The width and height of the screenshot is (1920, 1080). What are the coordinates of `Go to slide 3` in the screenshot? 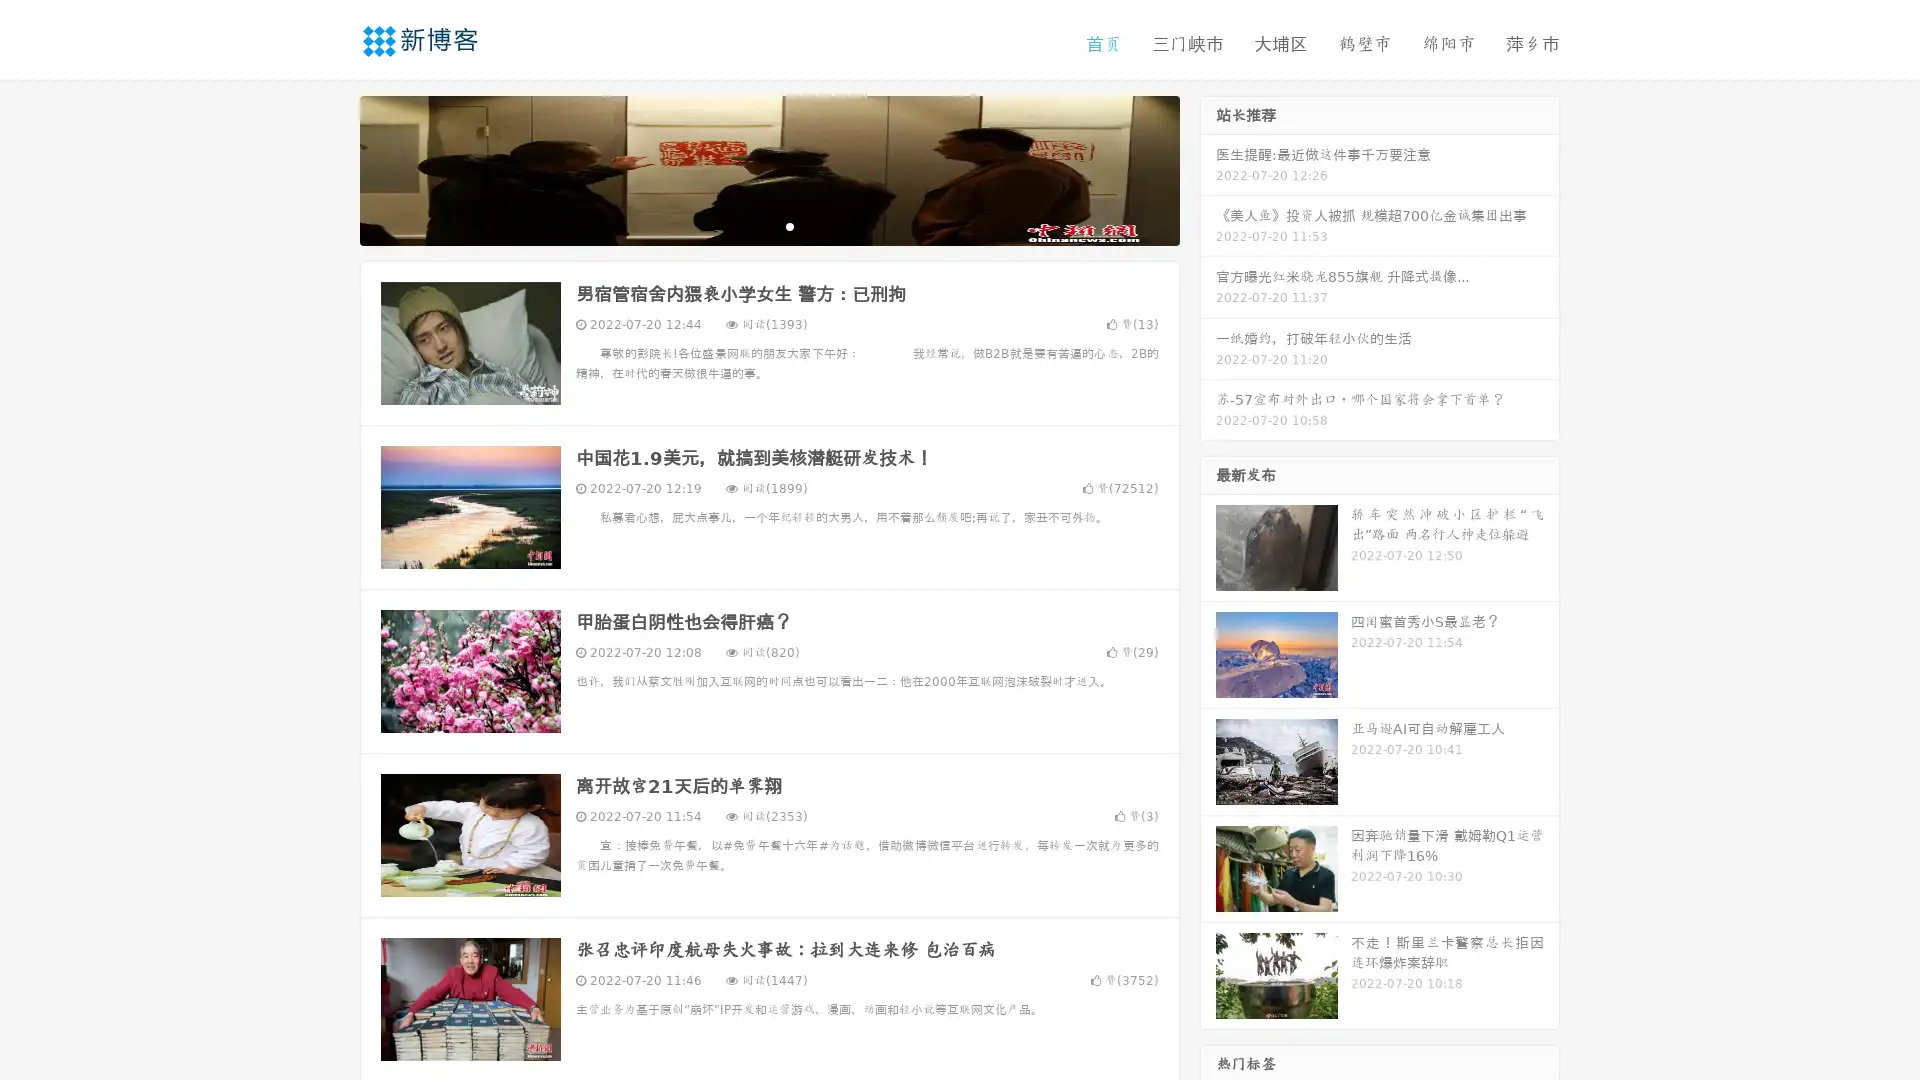 It's located at (789, 225).